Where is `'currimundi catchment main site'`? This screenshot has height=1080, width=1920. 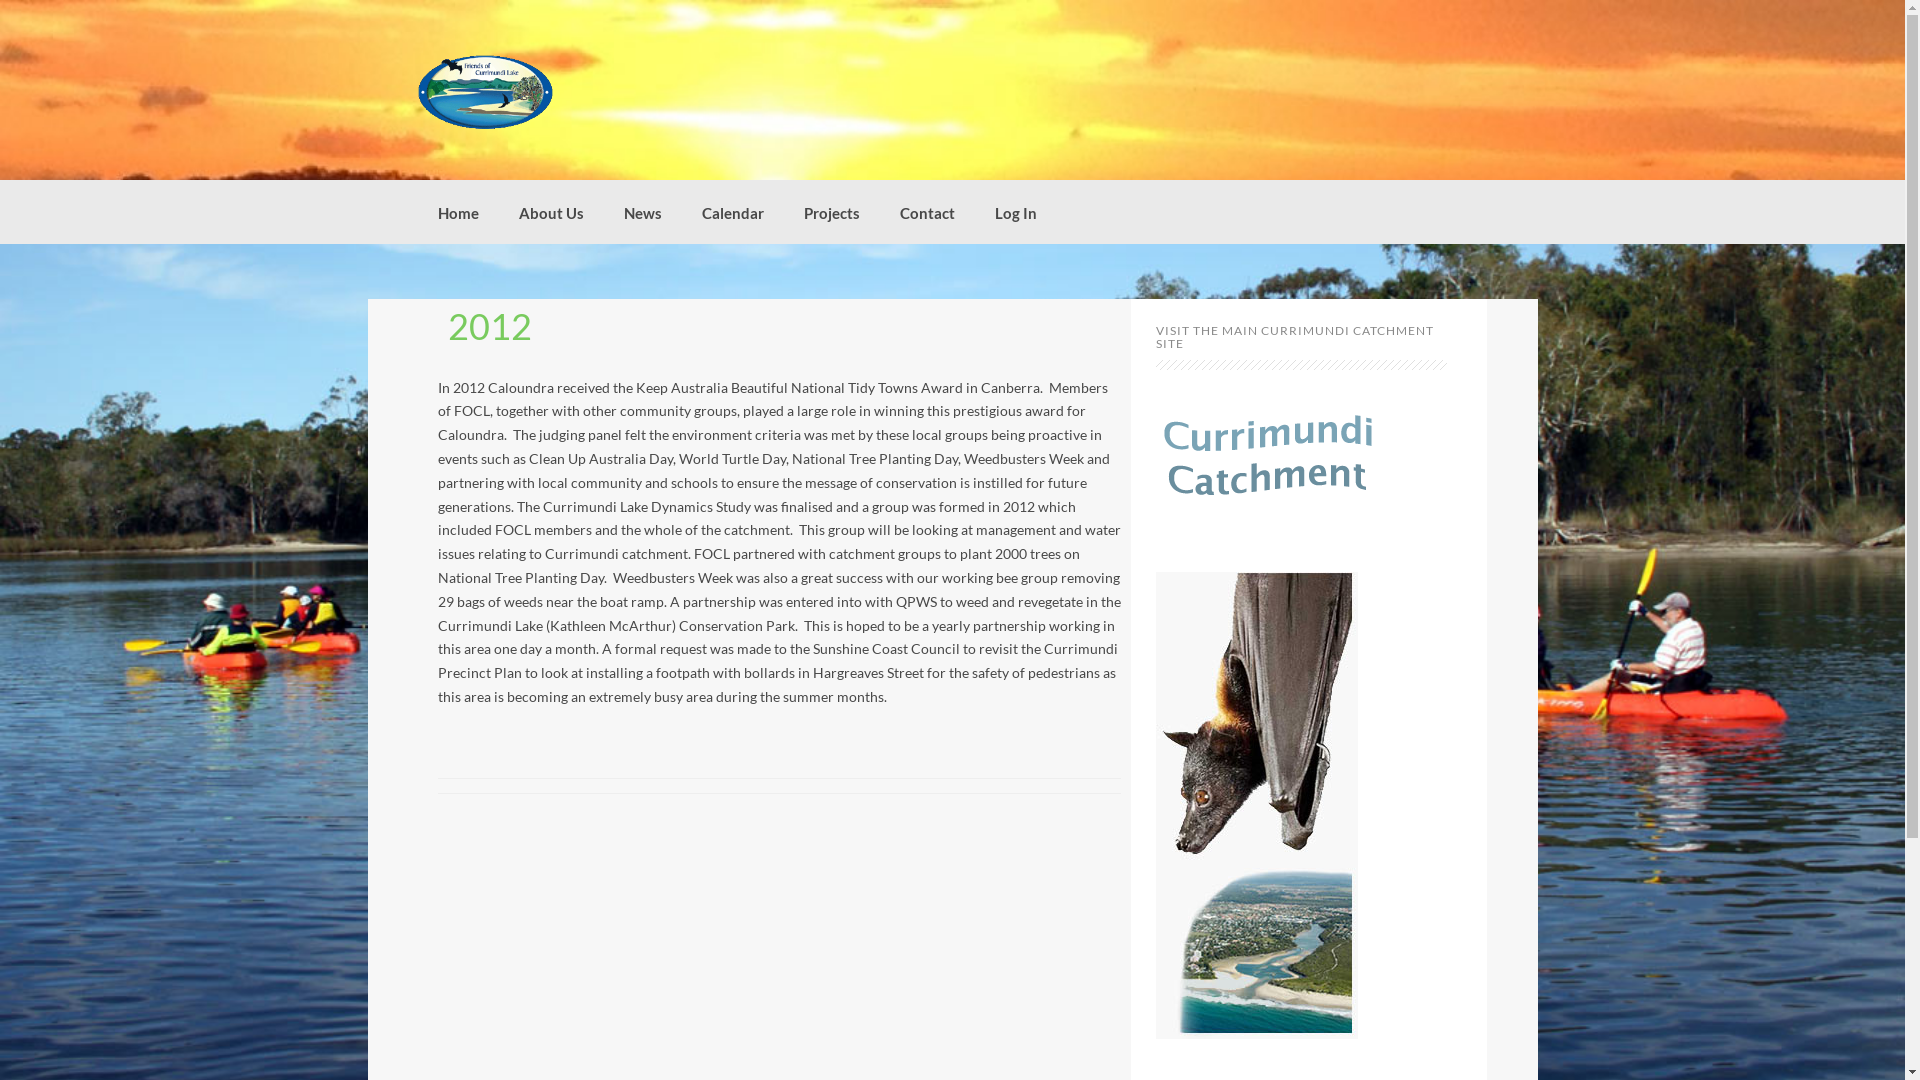
'currimundi catchment main site' is located at coordinates (1156, 460).